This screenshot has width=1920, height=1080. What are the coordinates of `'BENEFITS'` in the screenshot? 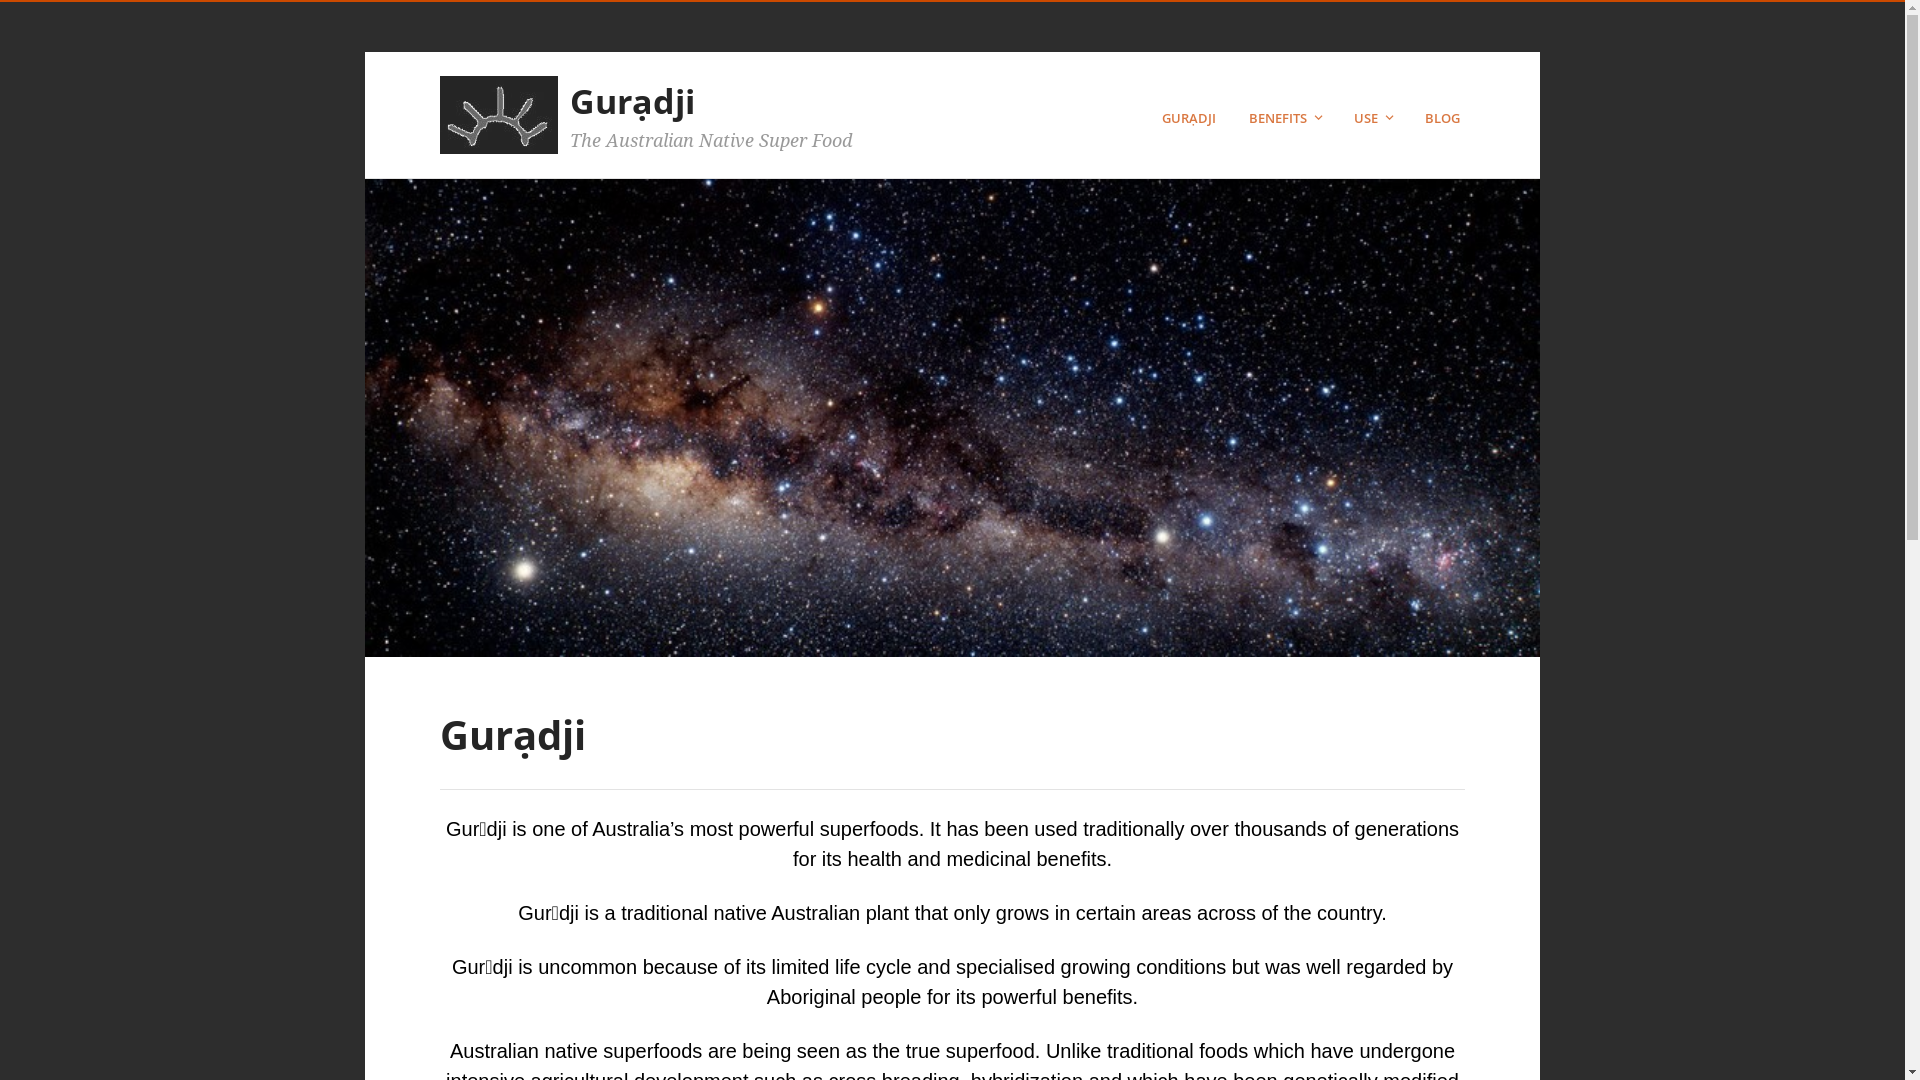 It's located at (1287, 118).